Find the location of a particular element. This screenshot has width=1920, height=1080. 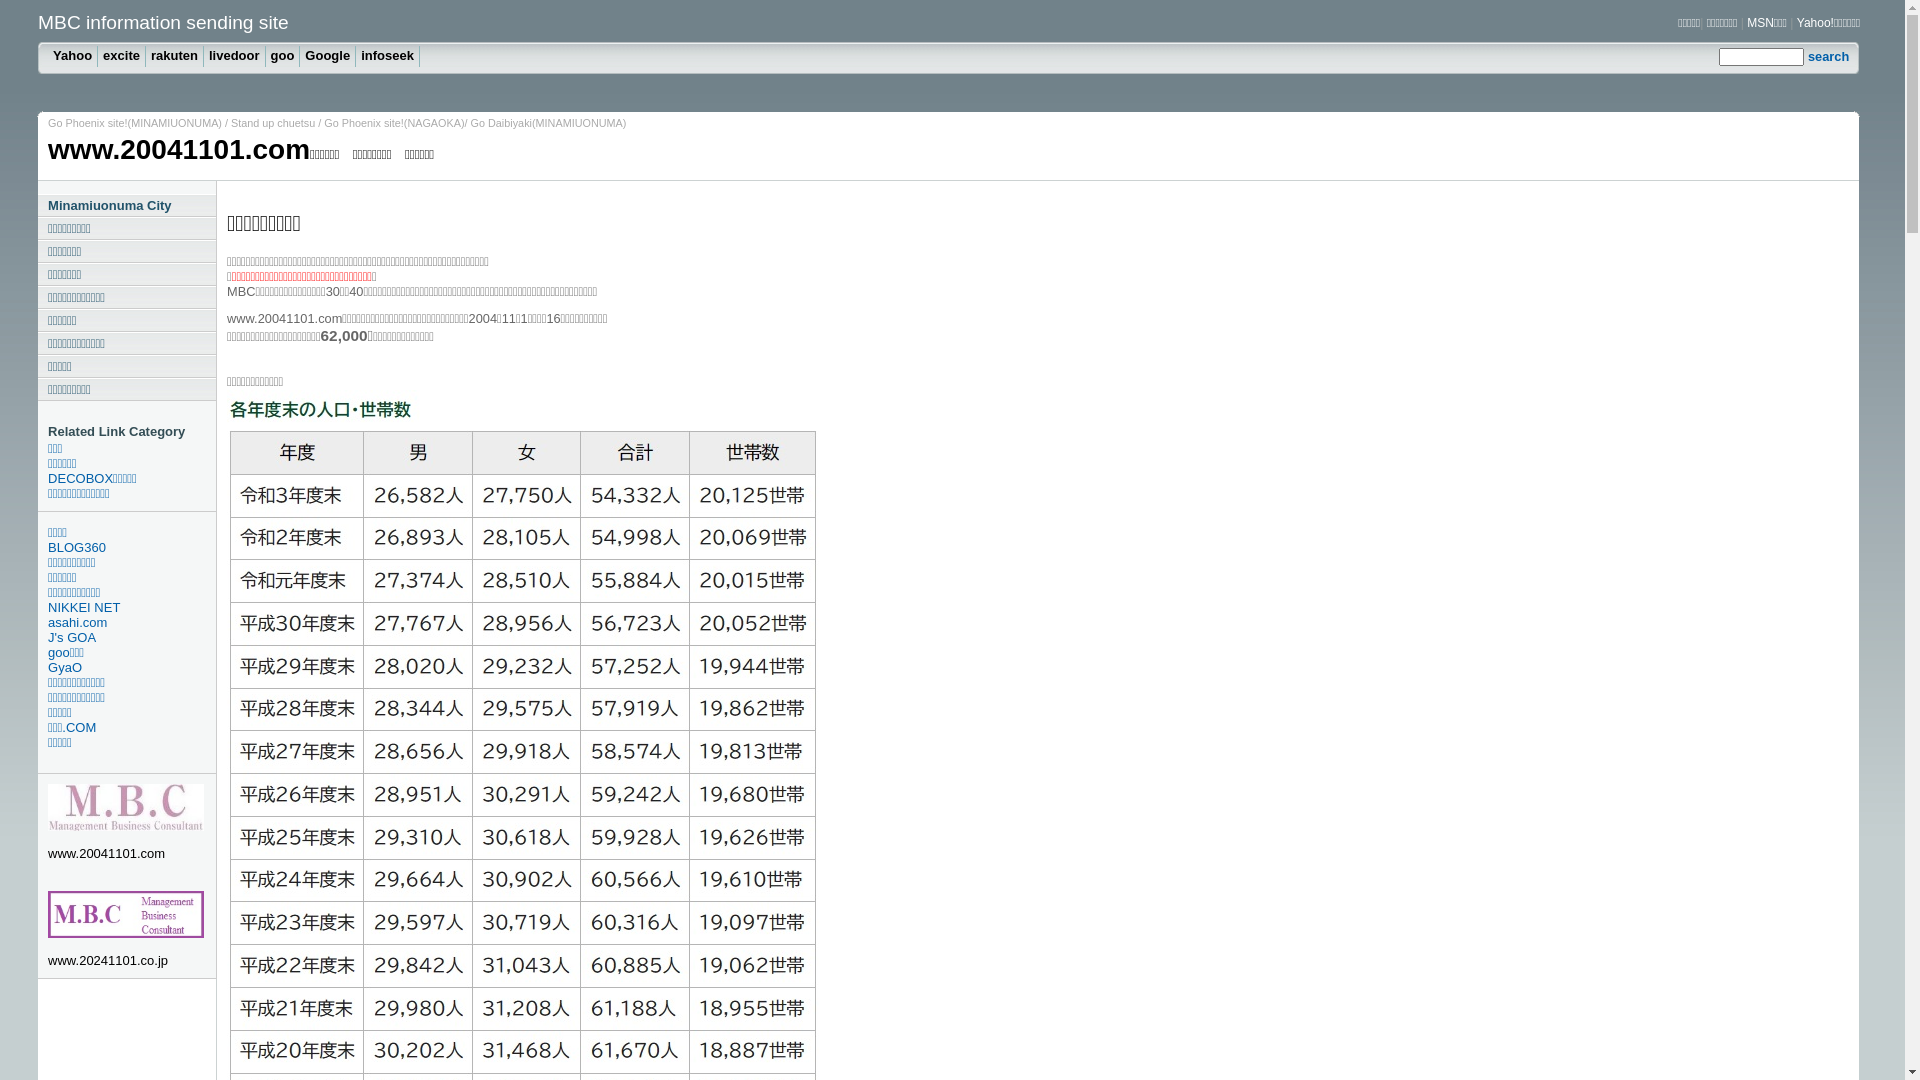

'rakuten' is located at coordinates (144, 55).